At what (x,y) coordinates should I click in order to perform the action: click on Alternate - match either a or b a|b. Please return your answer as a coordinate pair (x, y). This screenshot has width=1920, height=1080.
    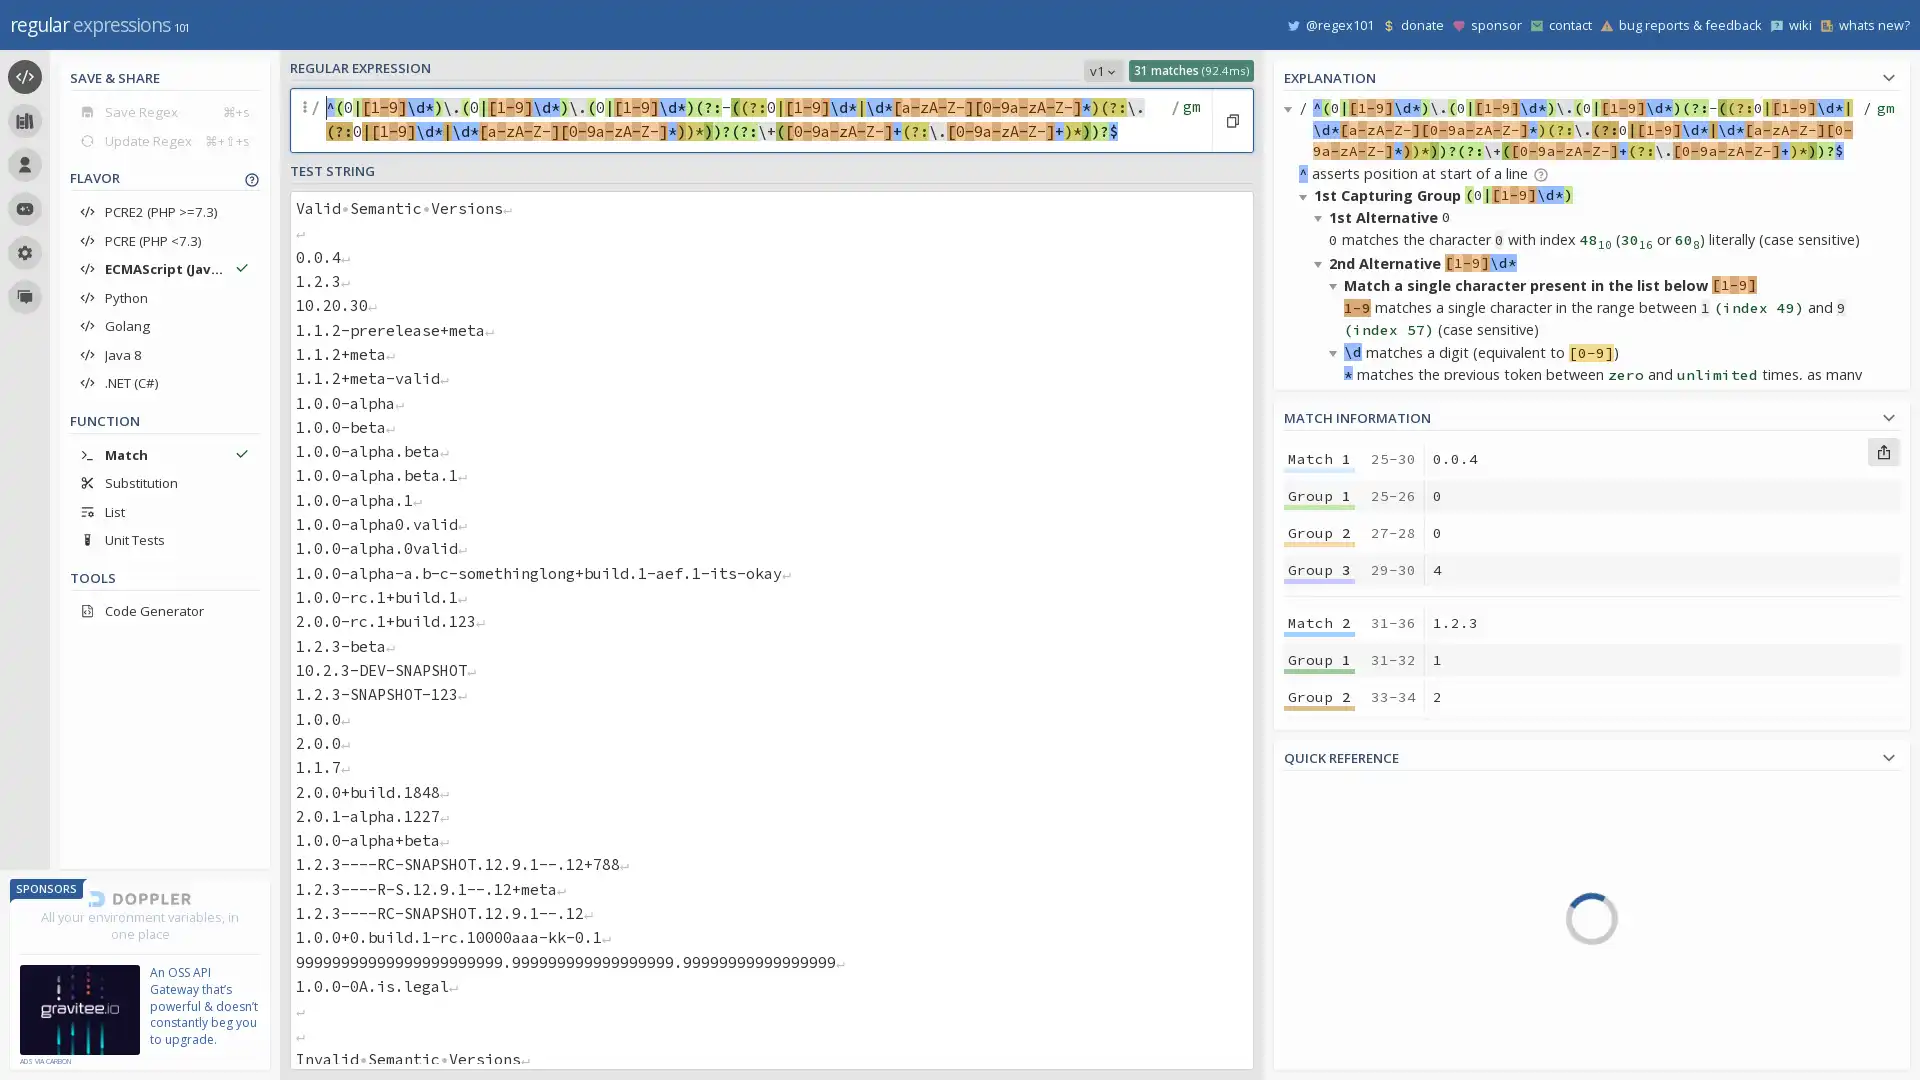
    Looking at the image, I should click on (1691, 962).